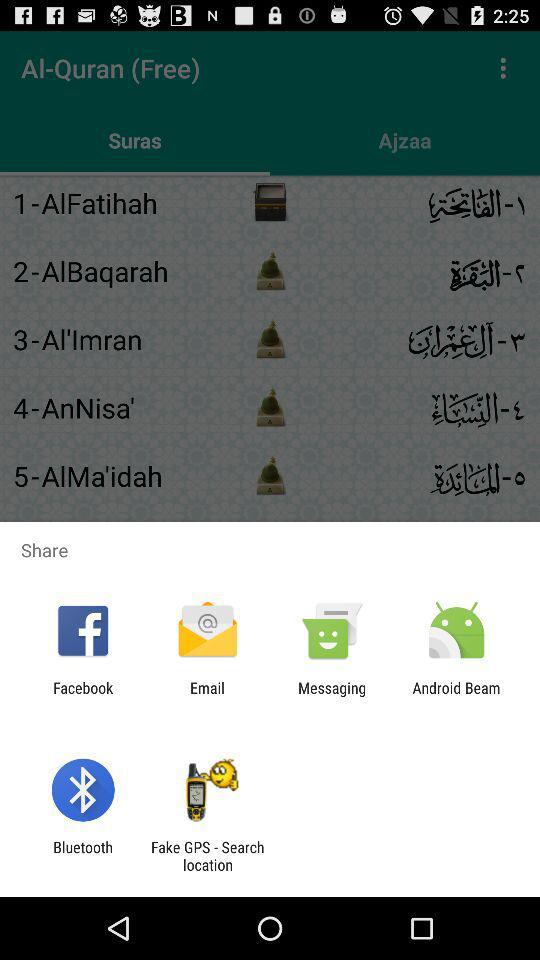  I want to click on item to the left of the email, so click(82, 696).